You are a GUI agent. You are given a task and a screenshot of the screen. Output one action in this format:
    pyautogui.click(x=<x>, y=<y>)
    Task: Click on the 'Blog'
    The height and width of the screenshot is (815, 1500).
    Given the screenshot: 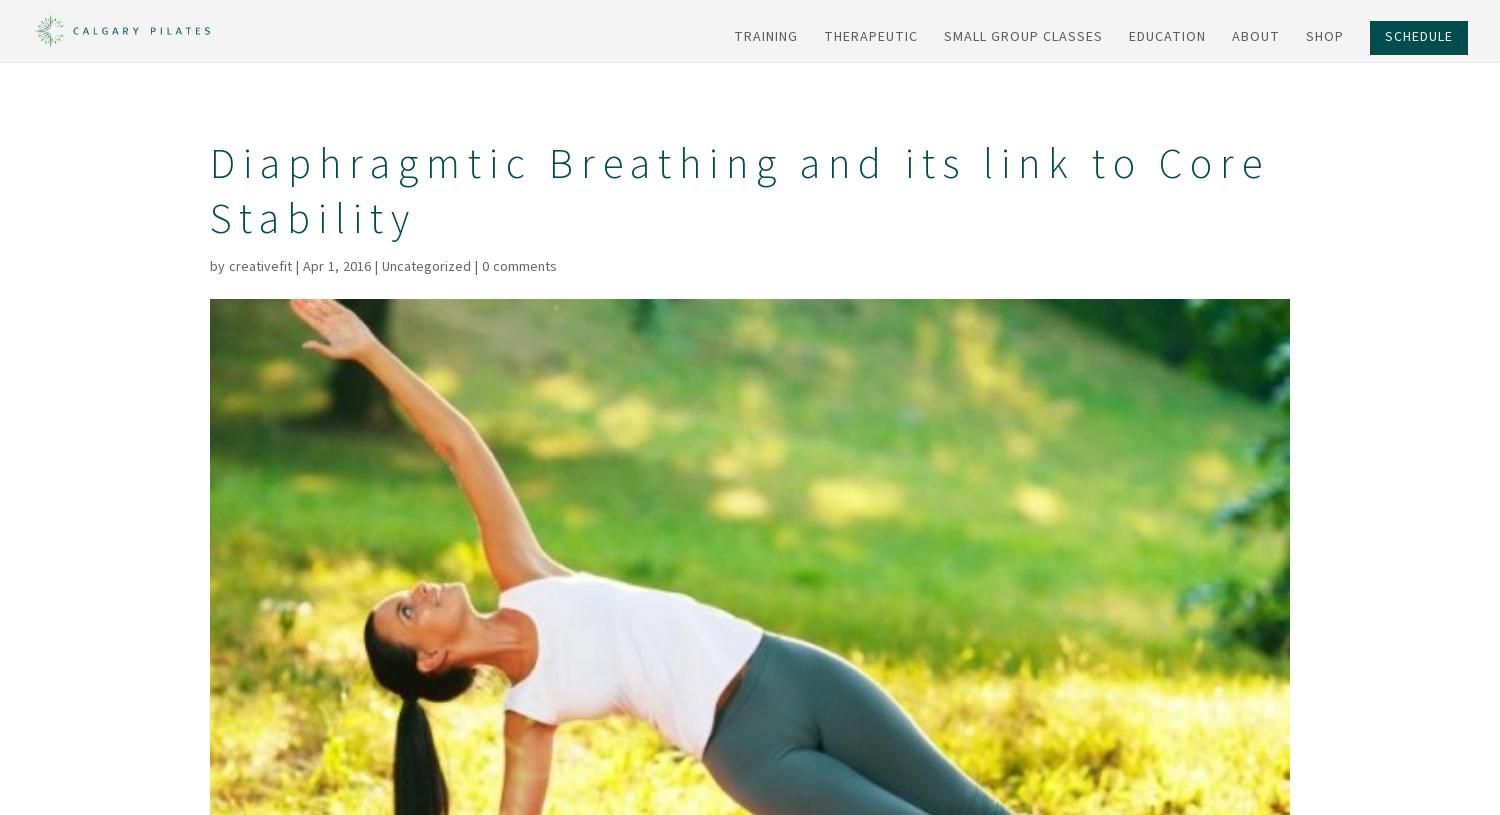 What is the action you would take?
    pyautogui.click(x=1290, y=212)
    